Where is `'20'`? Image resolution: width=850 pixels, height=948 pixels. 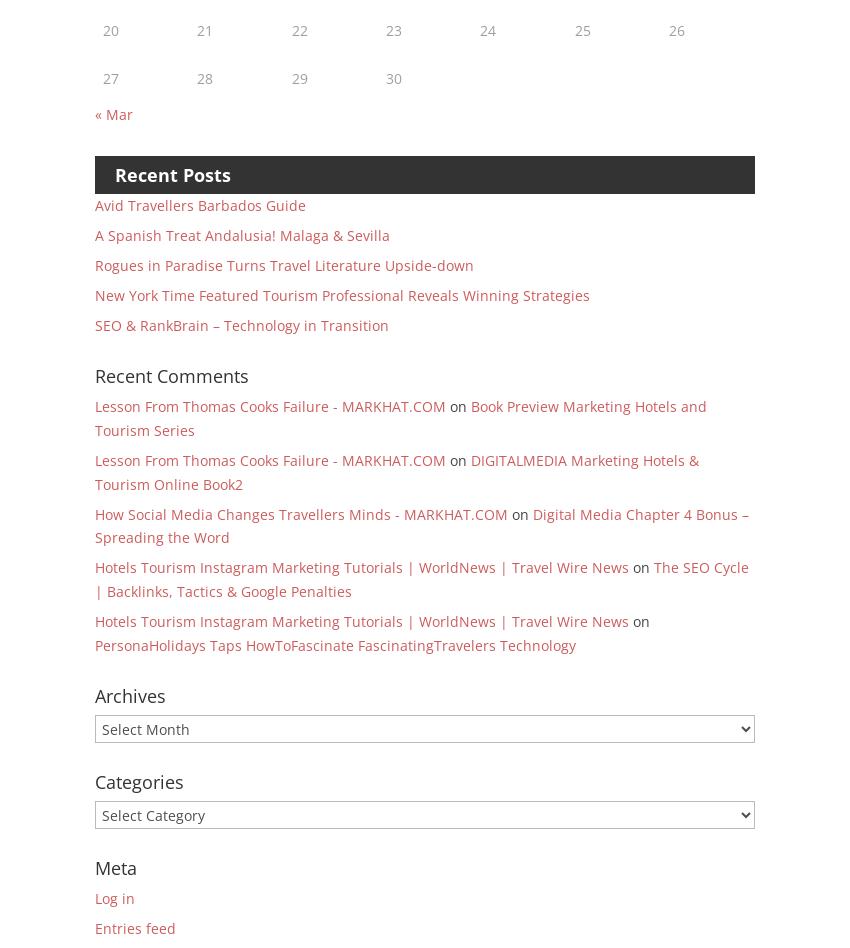
'20' is located at coordinates (110, 30).